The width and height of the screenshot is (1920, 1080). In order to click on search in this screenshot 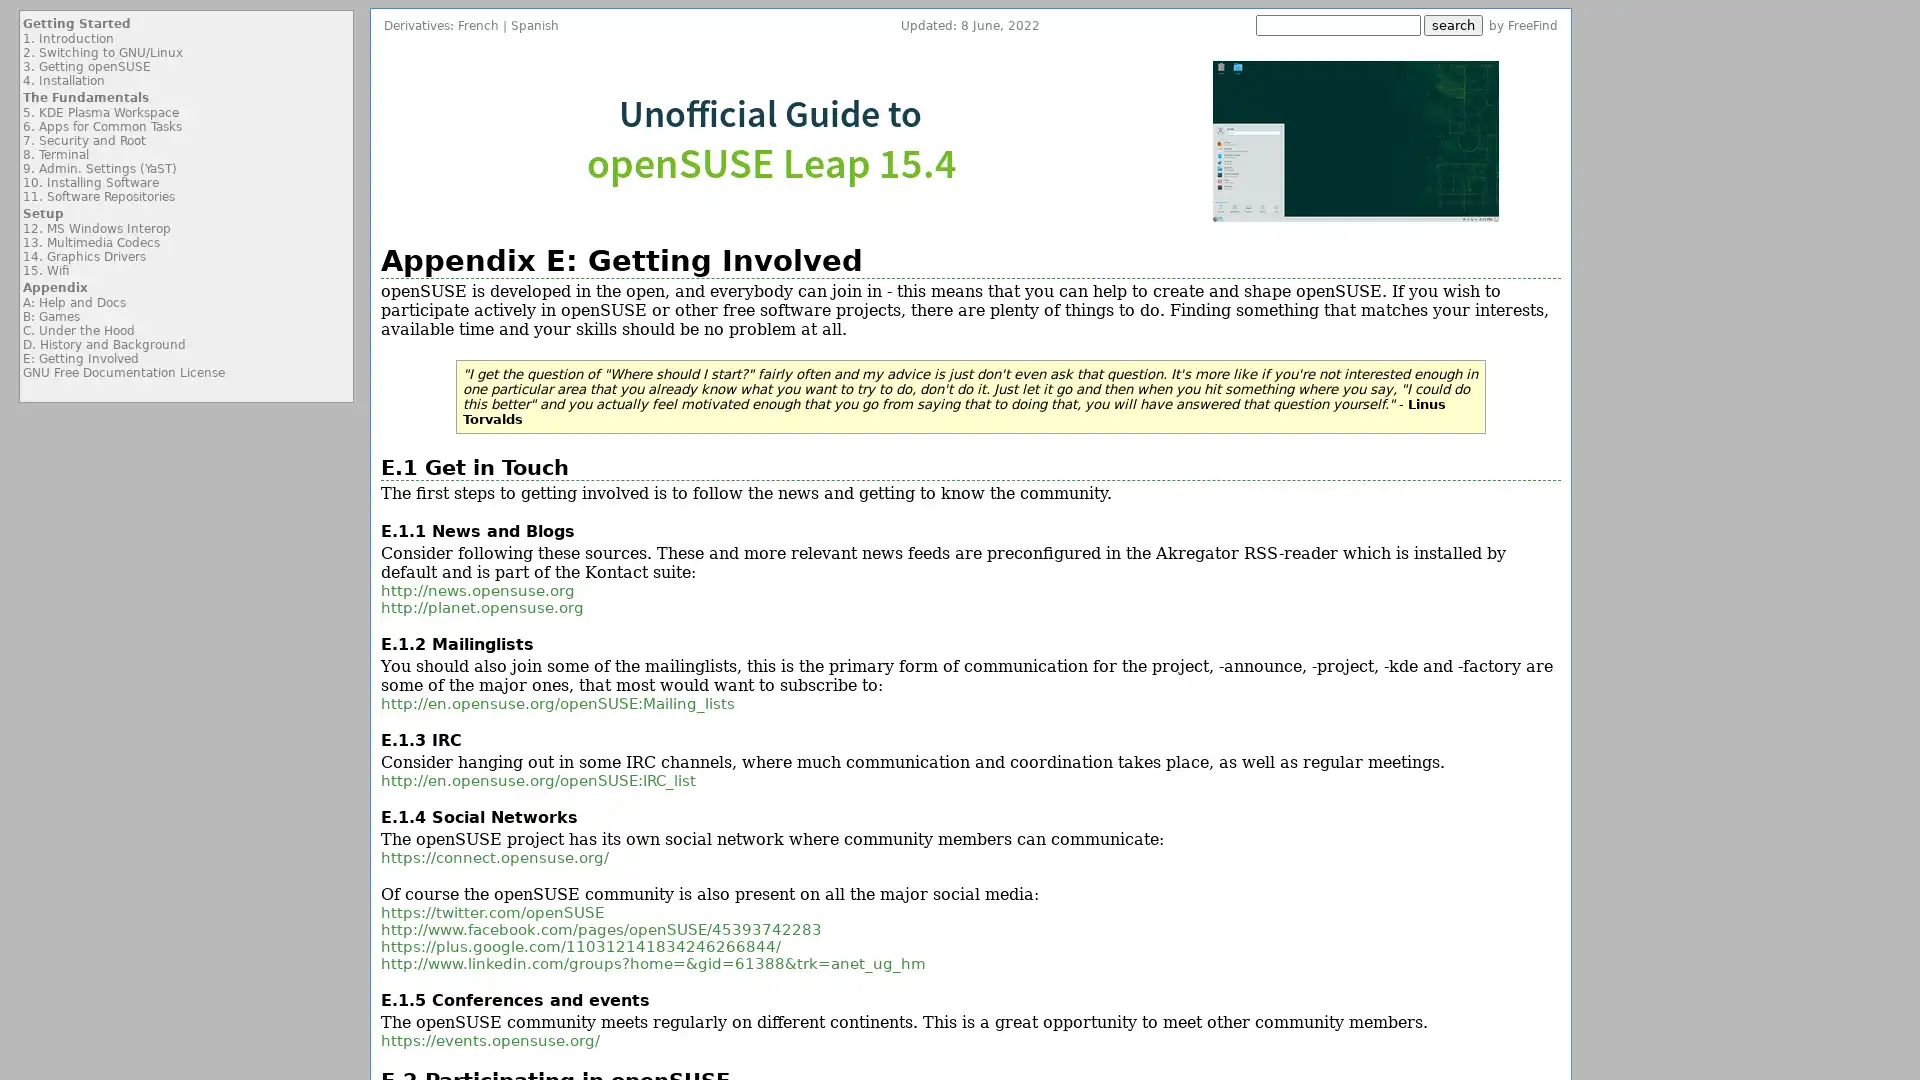, I will do `click(1453, 25)`.